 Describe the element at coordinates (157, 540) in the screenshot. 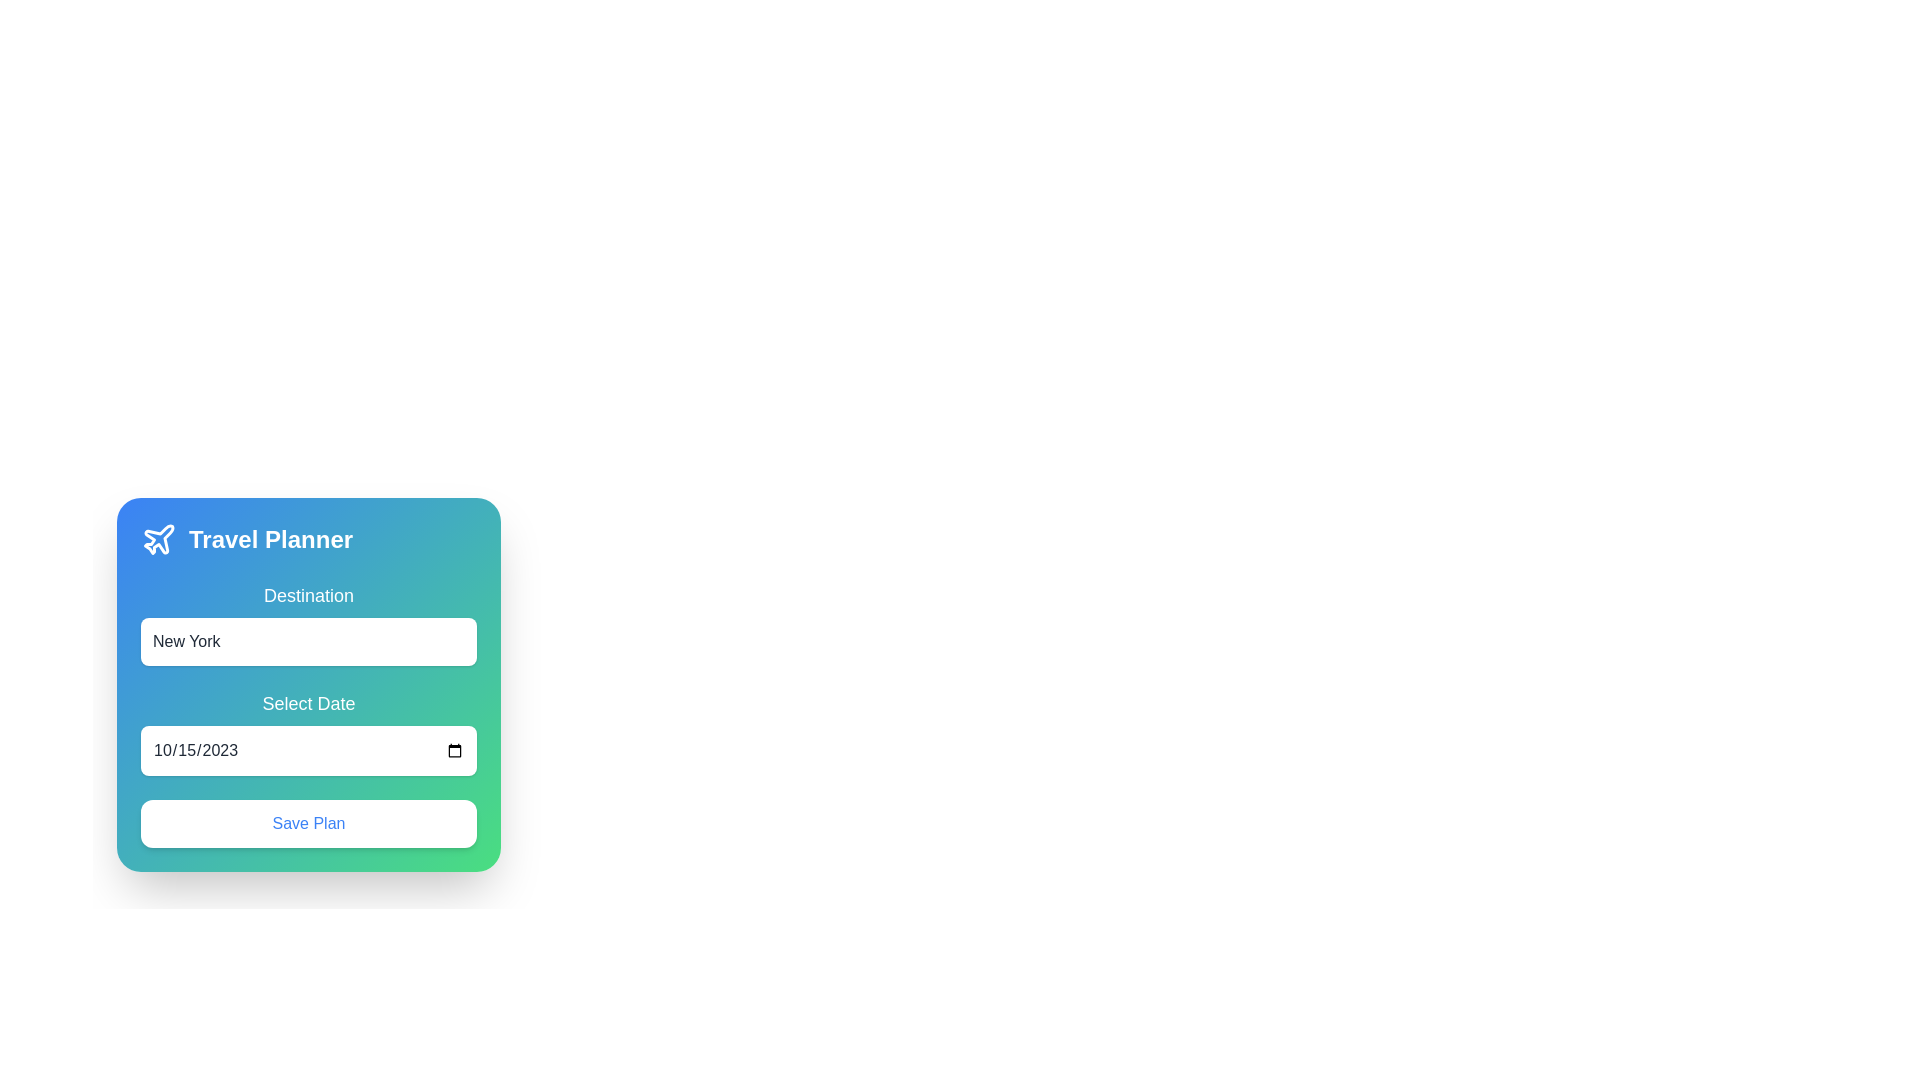

I see `the decorative travel icon located at the top left of the card interface, preceding the text 'Travel Planner'` at that location.